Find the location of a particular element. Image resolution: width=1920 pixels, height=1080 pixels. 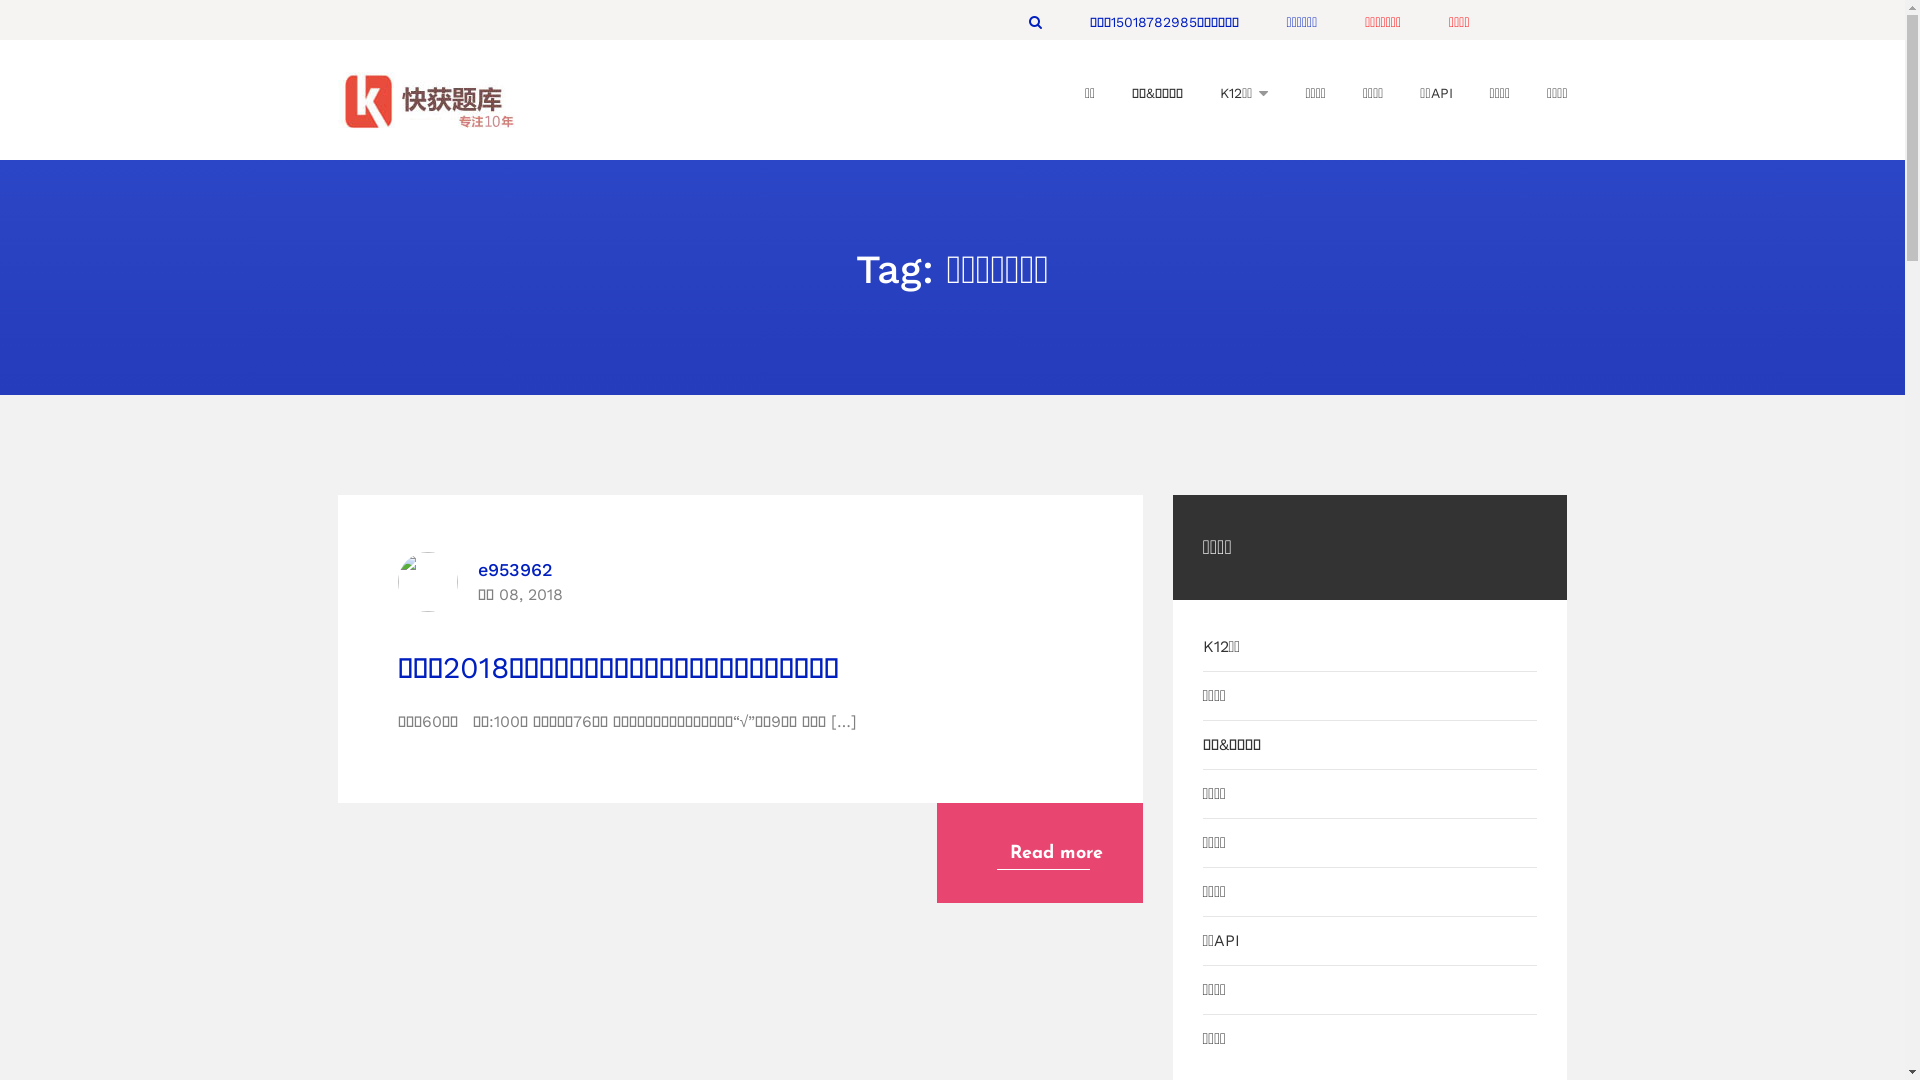

'e953962' is located at coordinates (520, 569).